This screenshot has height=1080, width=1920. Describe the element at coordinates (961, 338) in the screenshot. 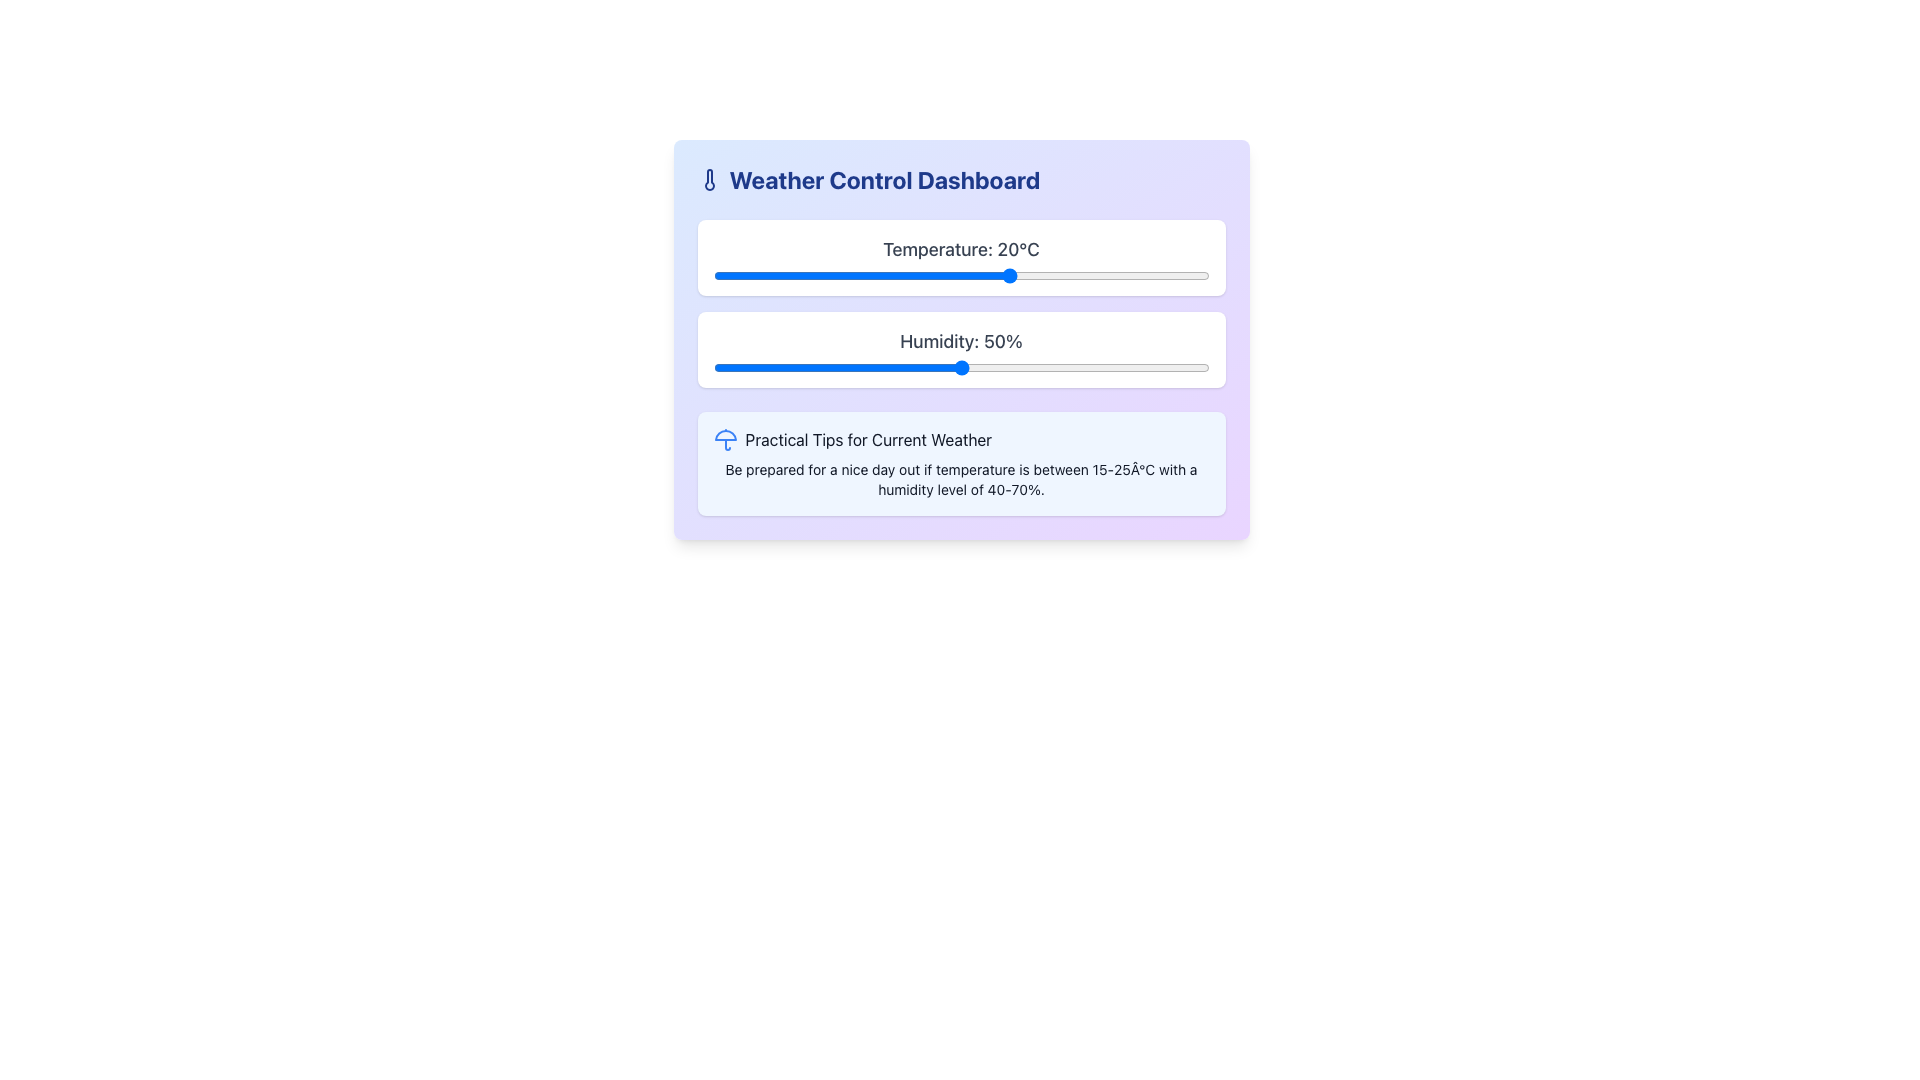

I see `the interactive components within the weather information panel that features a gradient background and rounded corners` at that location.